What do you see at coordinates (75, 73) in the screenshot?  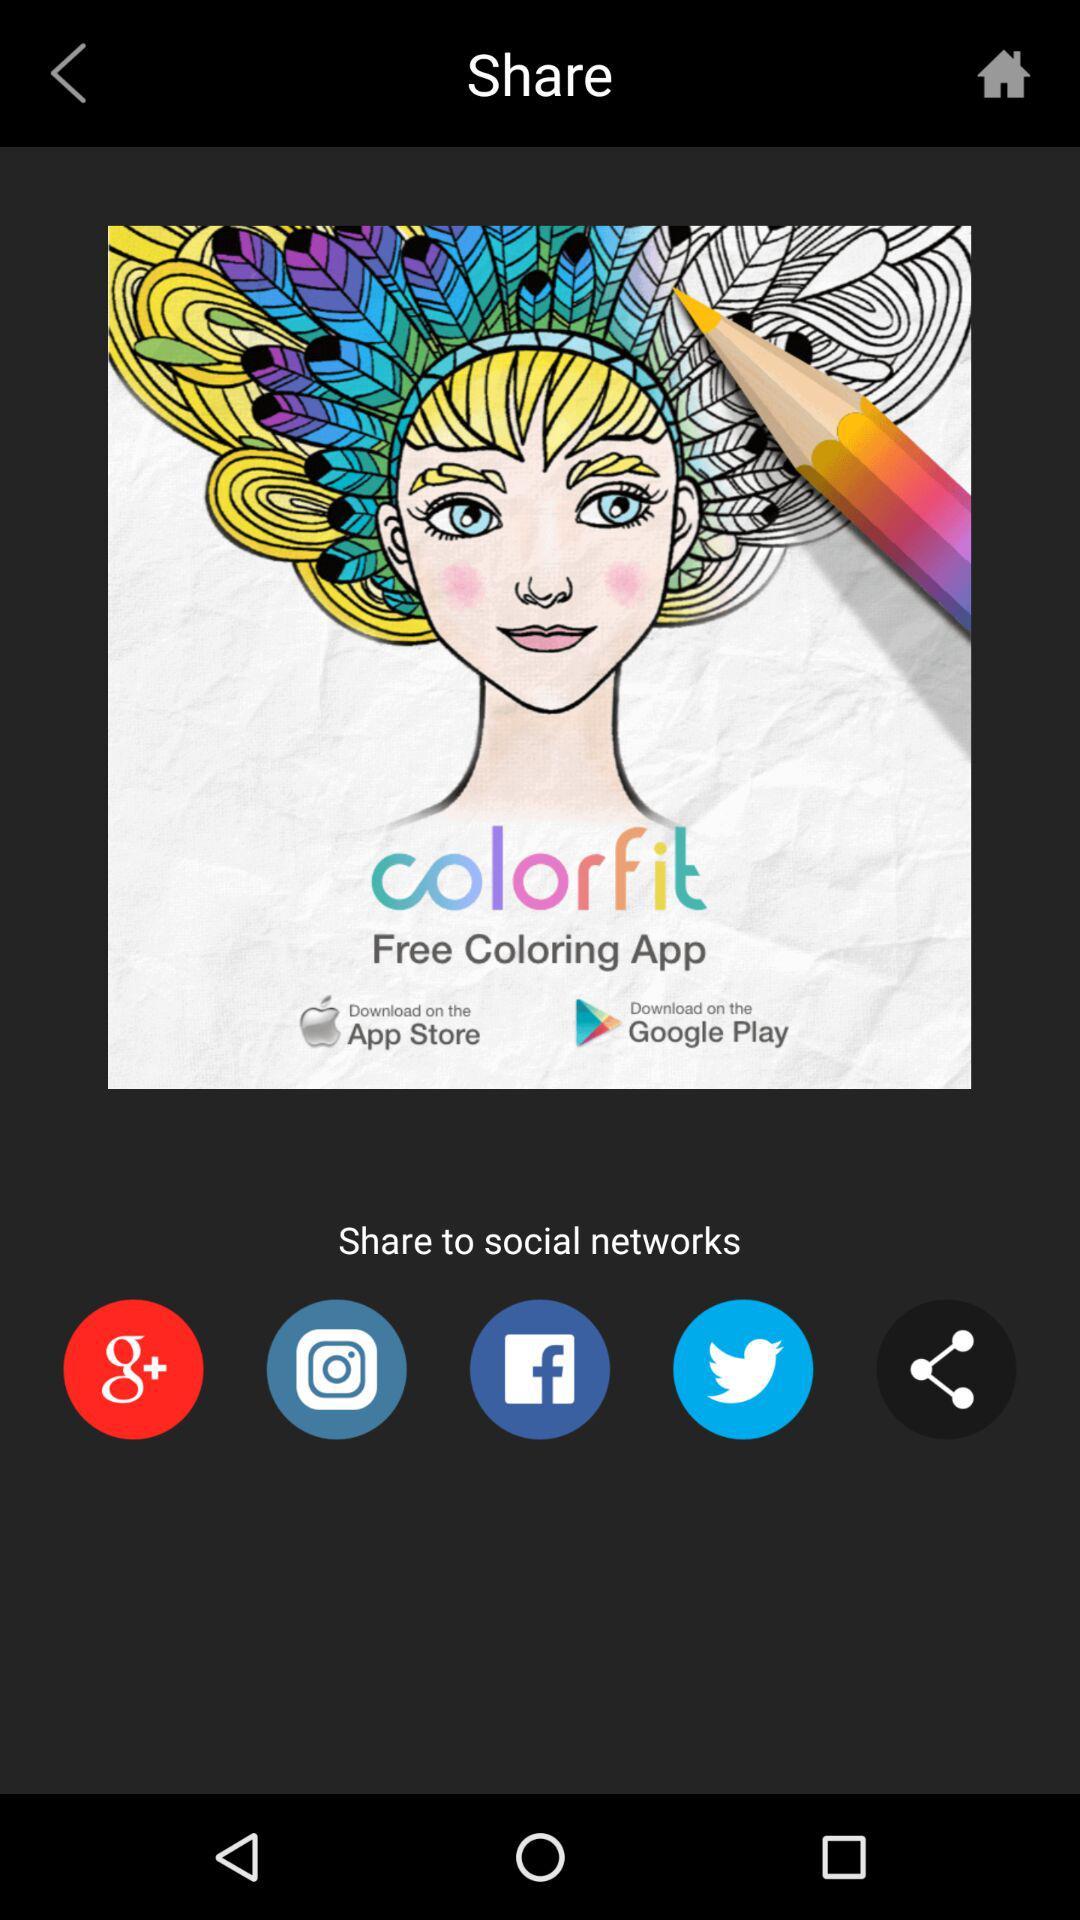 I see `the icon to the left of share icon` at bounding box center [75, 73].